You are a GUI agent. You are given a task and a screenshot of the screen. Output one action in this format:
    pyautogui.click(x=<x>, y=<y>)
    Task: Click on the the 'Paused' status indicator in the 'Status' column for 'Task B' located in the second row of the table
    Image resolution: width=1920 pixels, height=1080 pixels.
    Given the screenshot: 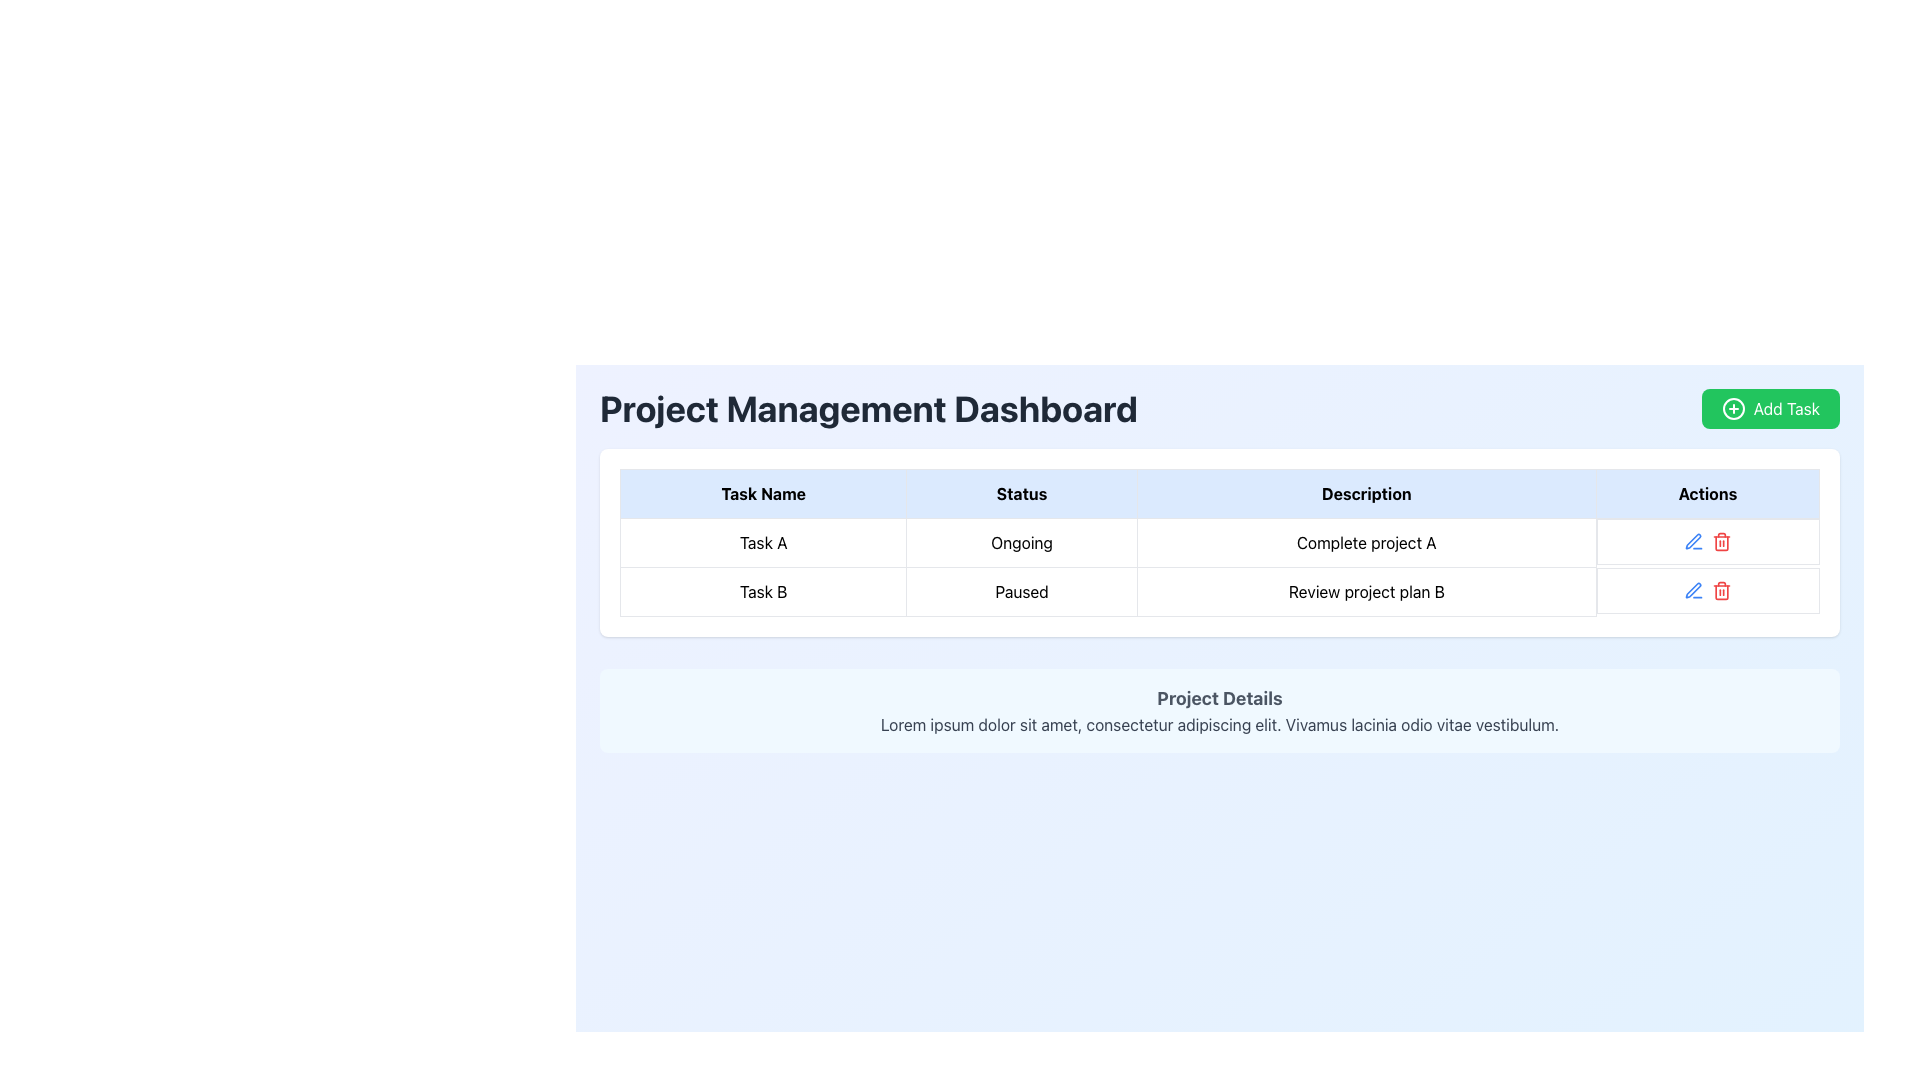 What is the action you would take?
    pyautogui.click(x=1022, y=590)
    